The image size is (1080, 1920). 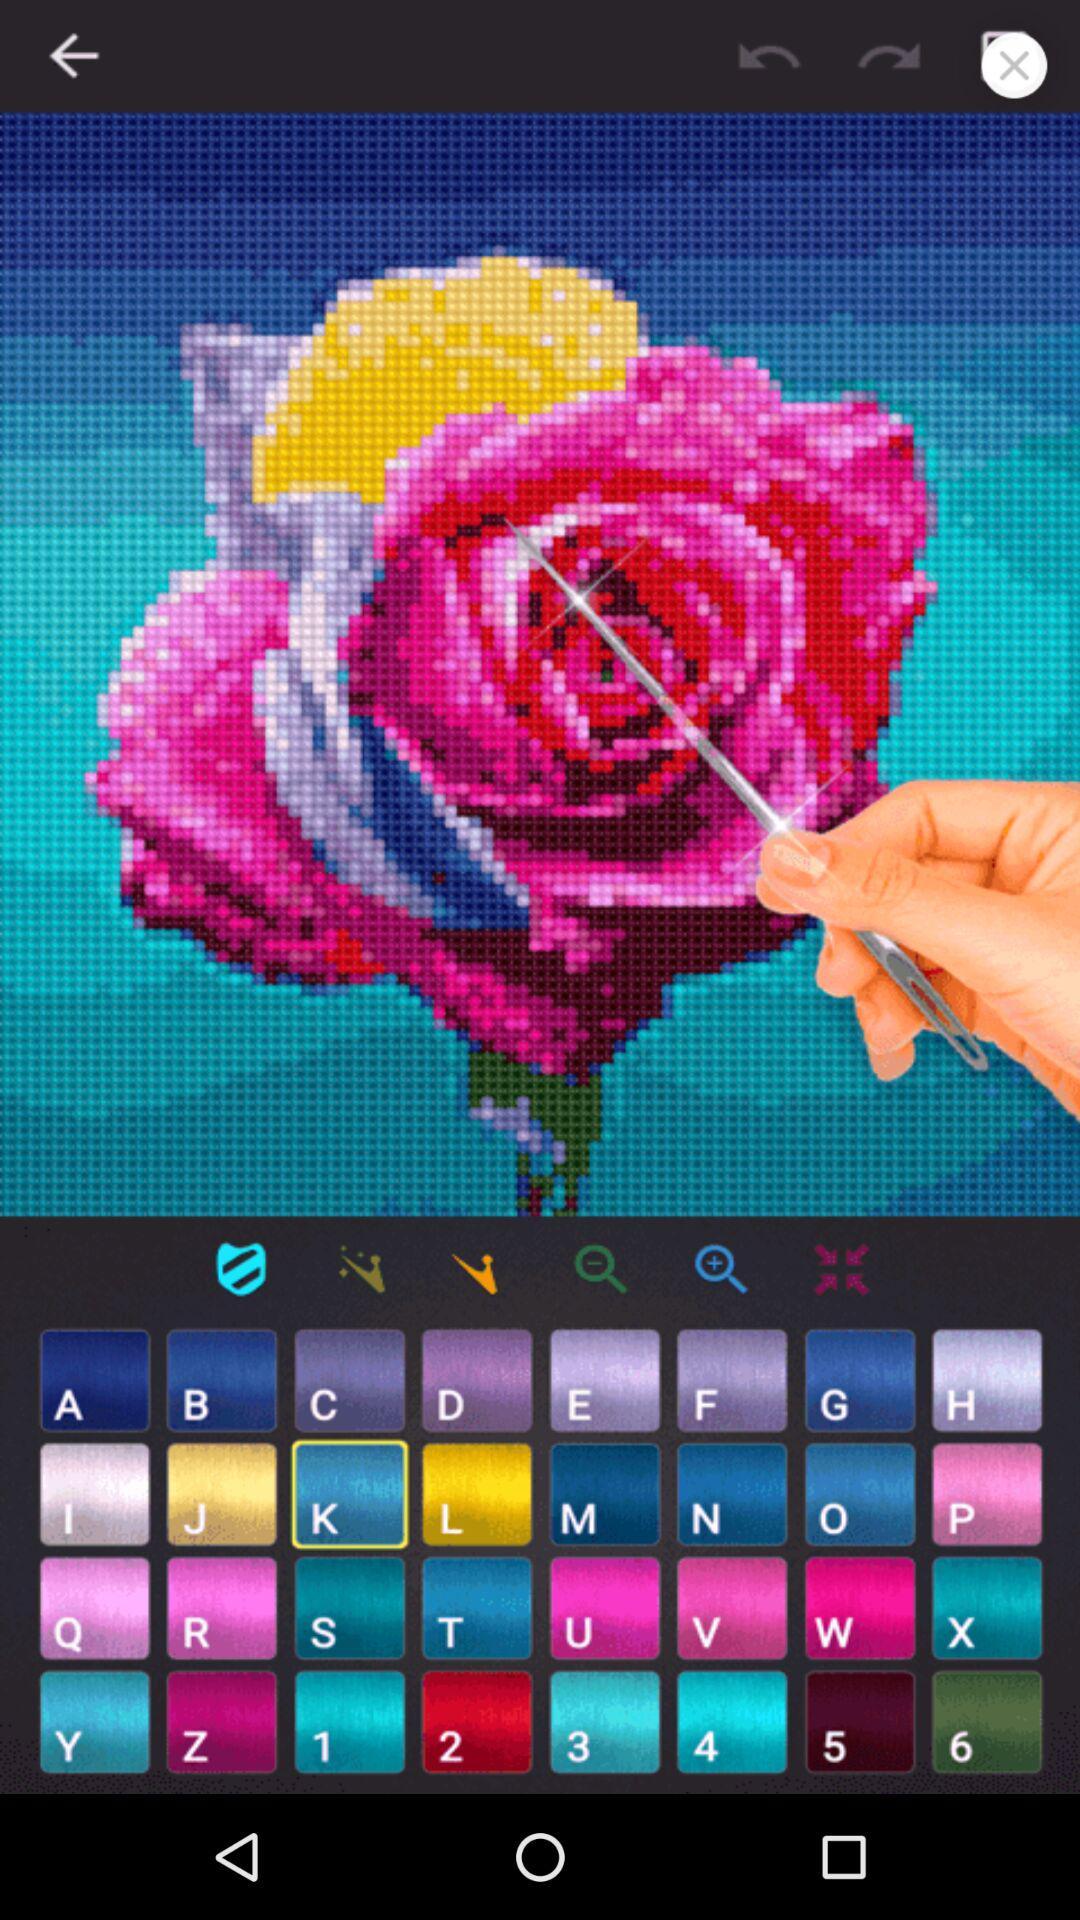 I want to click on the close icon, so click(x=1014, y=65).